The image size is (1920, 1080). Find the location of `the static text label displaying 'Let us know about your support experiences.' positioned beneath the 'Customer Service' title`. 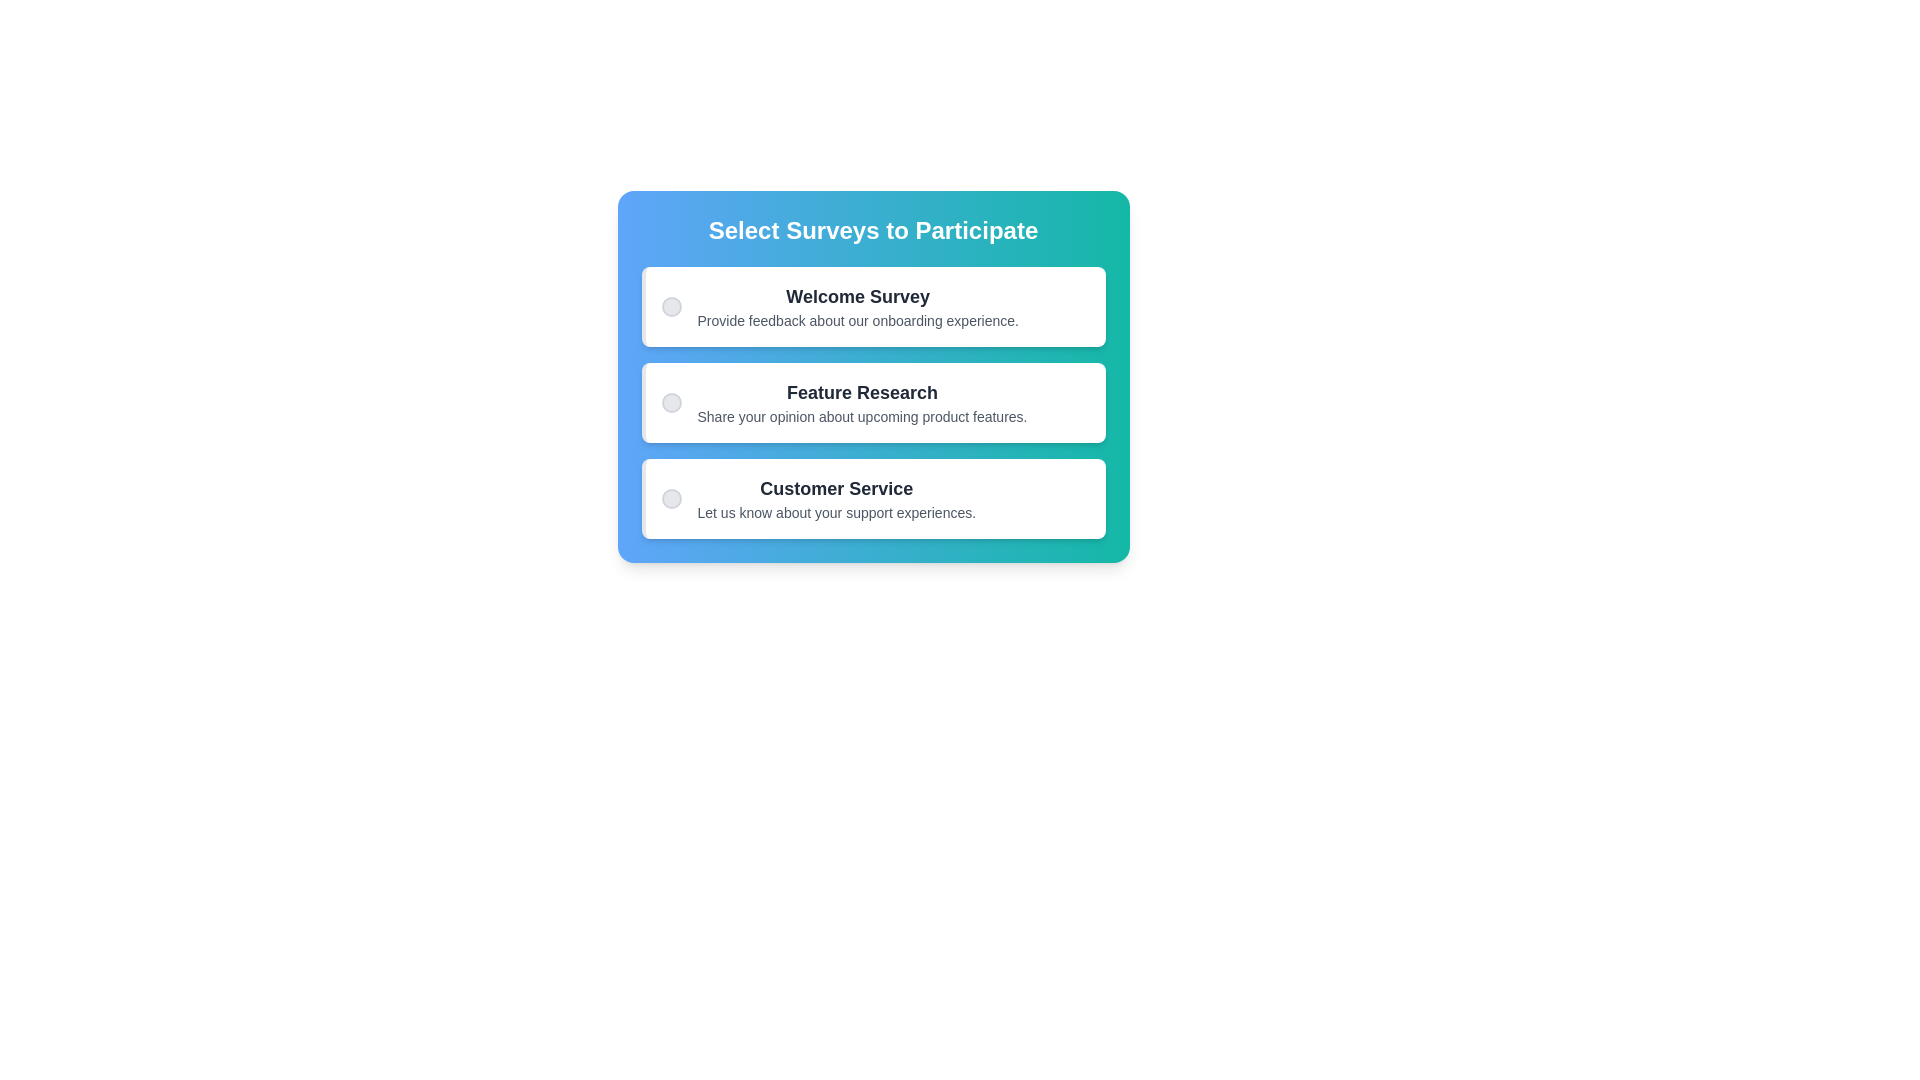

the static text label displaying 'Let us know about your support experiences.' positioned beneath the 'Customer Service' title is located at coordinates (836, 512).